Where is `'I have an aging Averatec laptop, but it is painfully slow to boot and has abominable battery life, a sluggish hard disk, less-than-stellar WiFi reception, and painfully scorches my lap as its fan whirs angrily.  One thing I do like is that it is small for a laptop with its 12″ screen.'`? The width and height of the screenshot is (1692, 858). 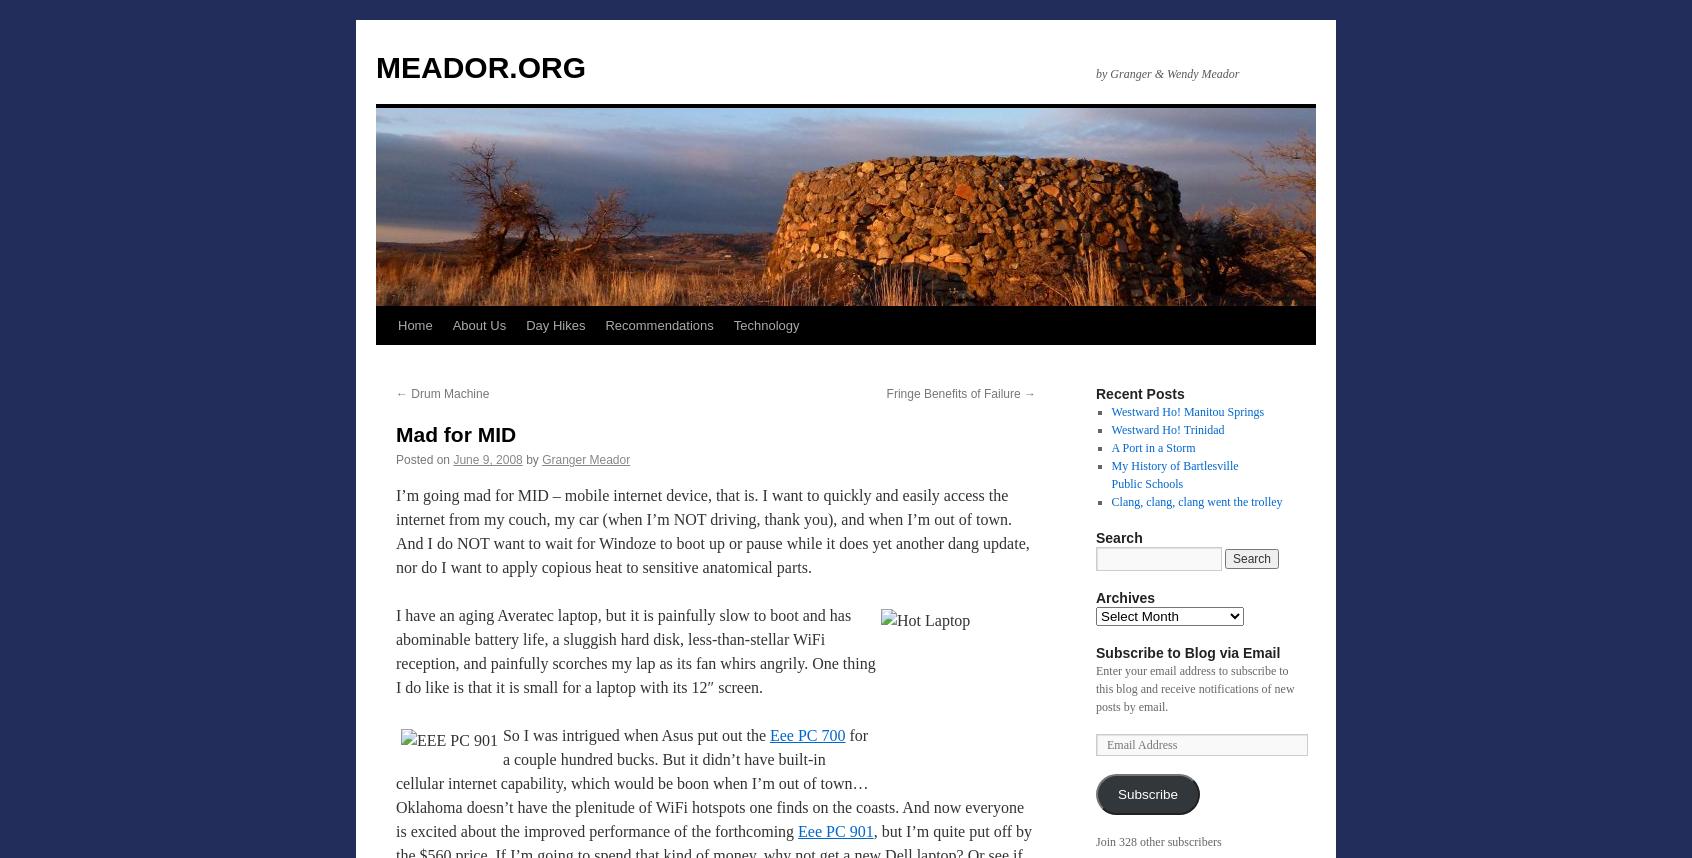 'I have an aging Averatec laptop, but it is painfully slow to boot and has abominable battery life, a sluggish hard disk, less-than-stellar WiFi reception, and painfully scorches my lap as its fan whirs angrily.  One thing I do like is that it is small for a laptop with its 12″ screen.' is located at coordinates (634, 650).